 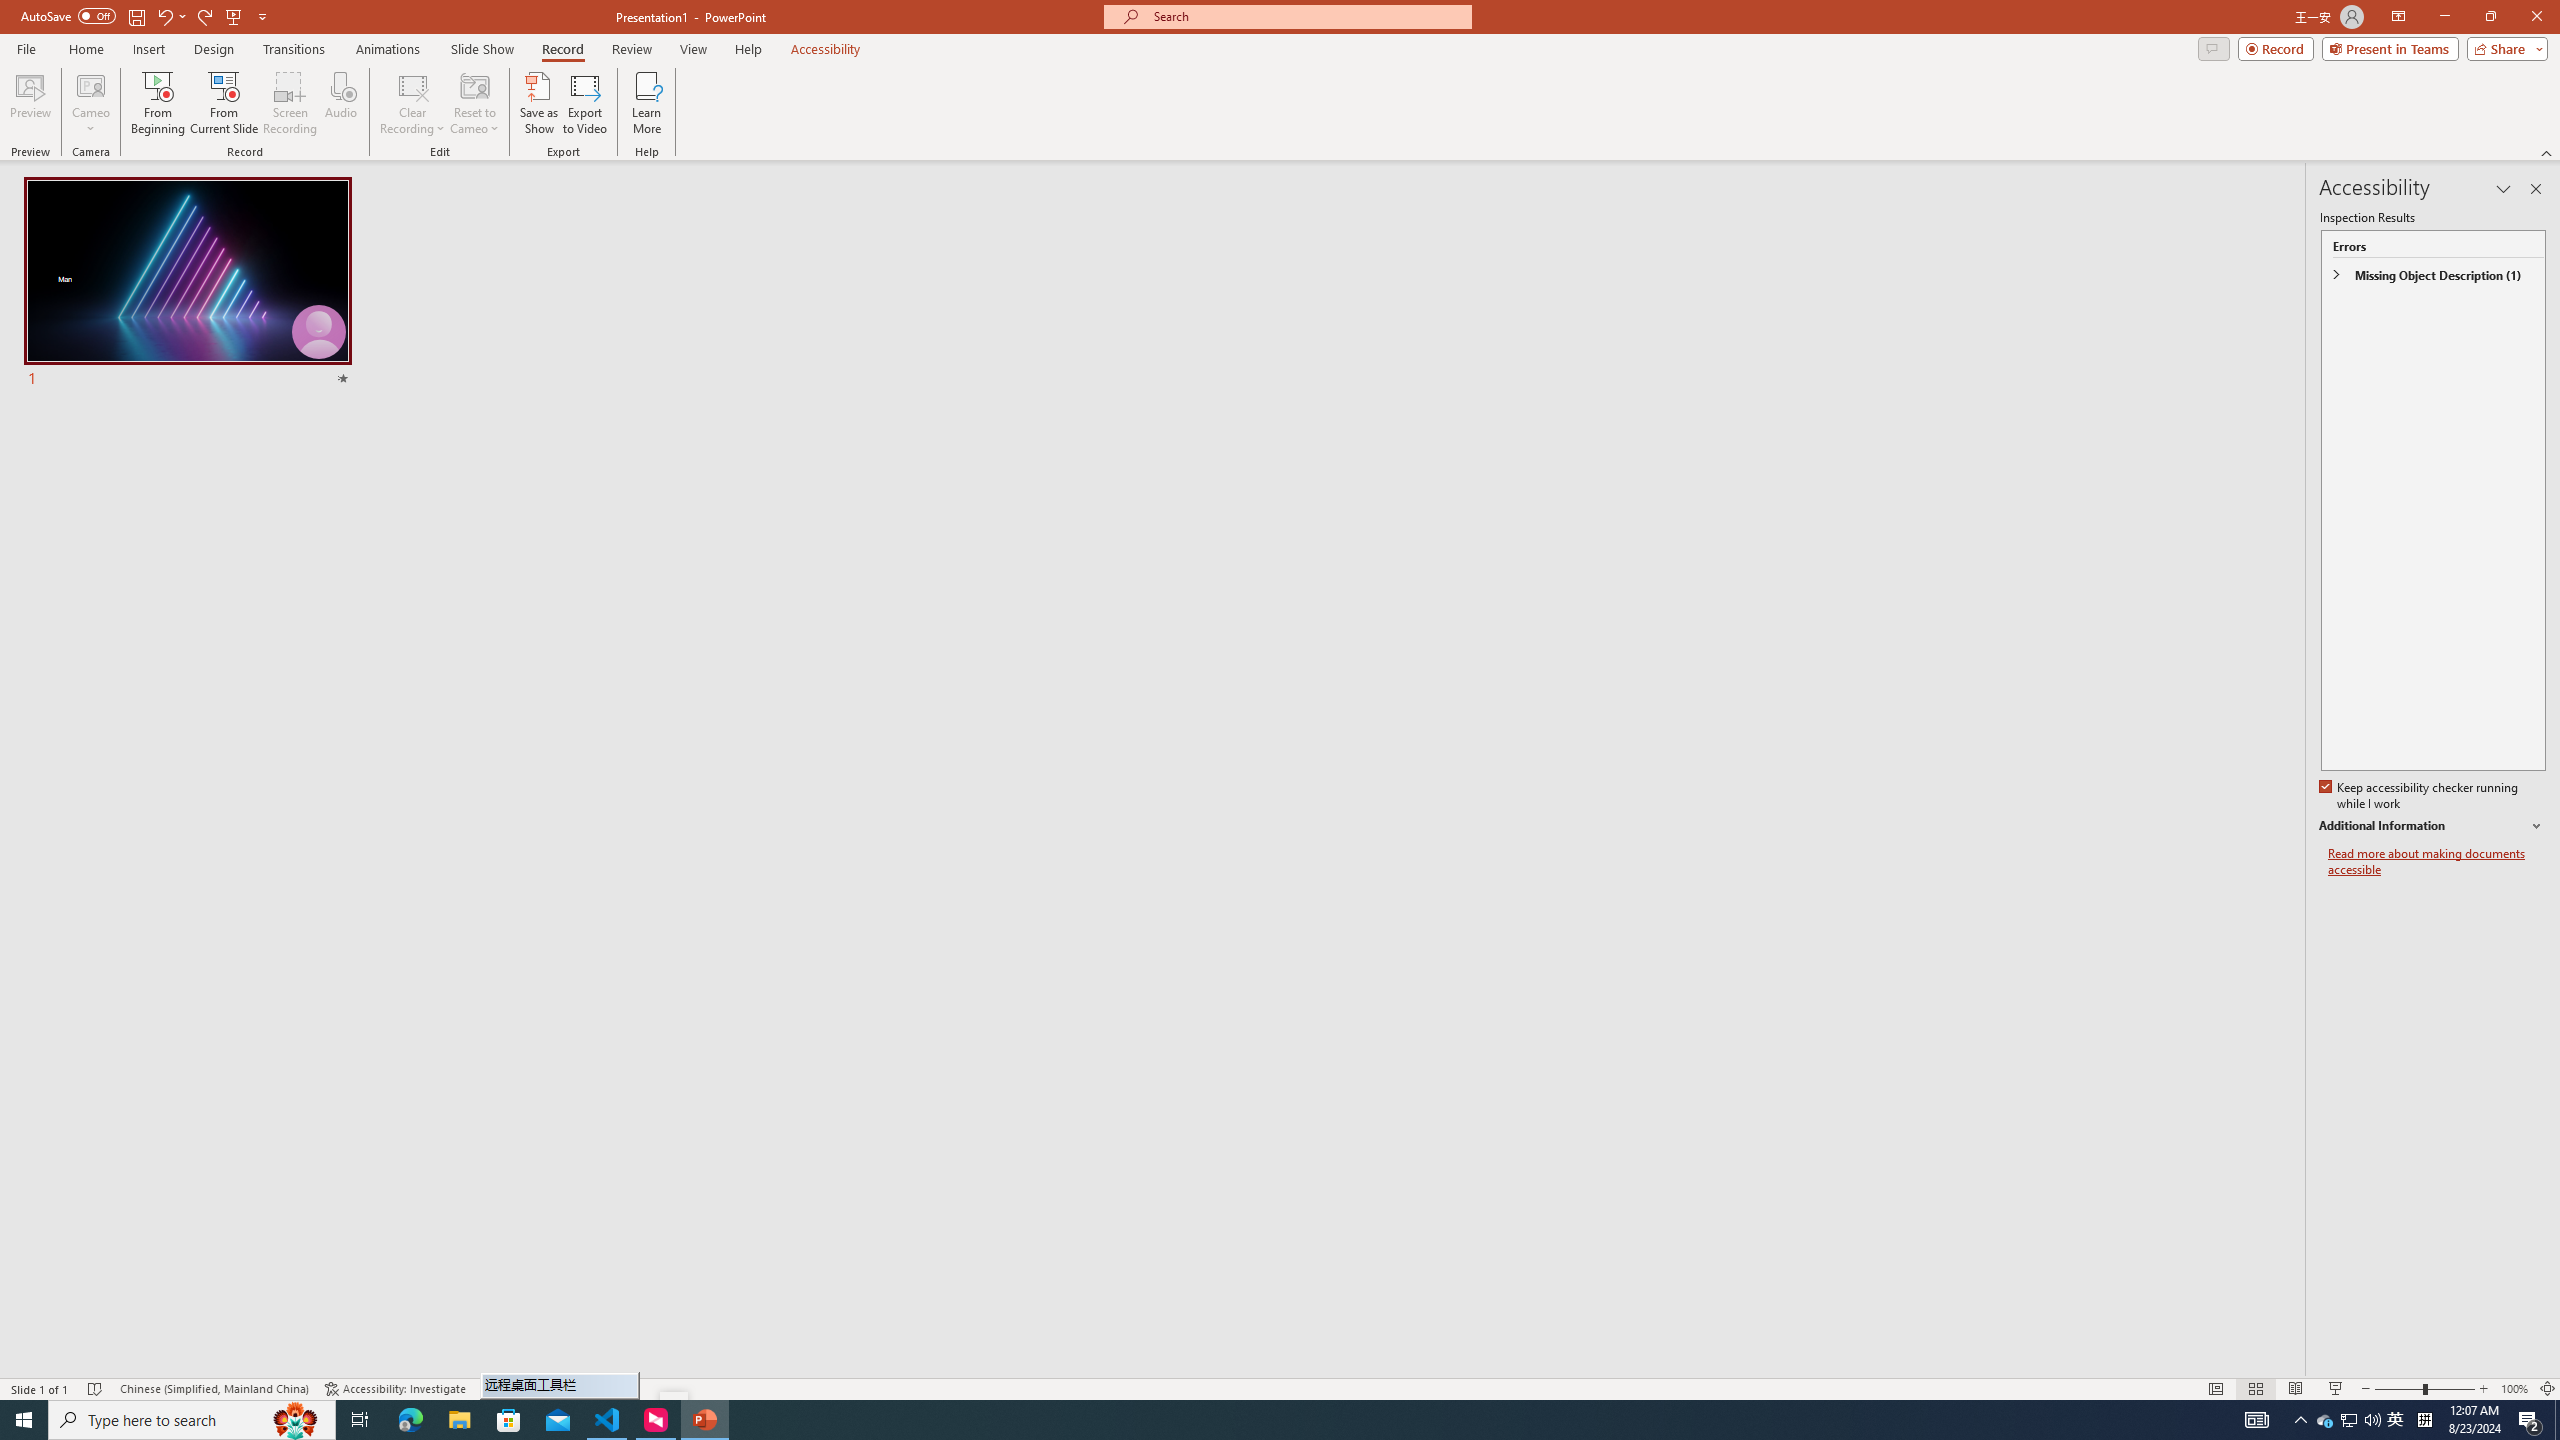 What do you see at coordinates (473, 103) in the screenshot?
I see `'Reset to Cameo'` at bounding box center [473, 103].